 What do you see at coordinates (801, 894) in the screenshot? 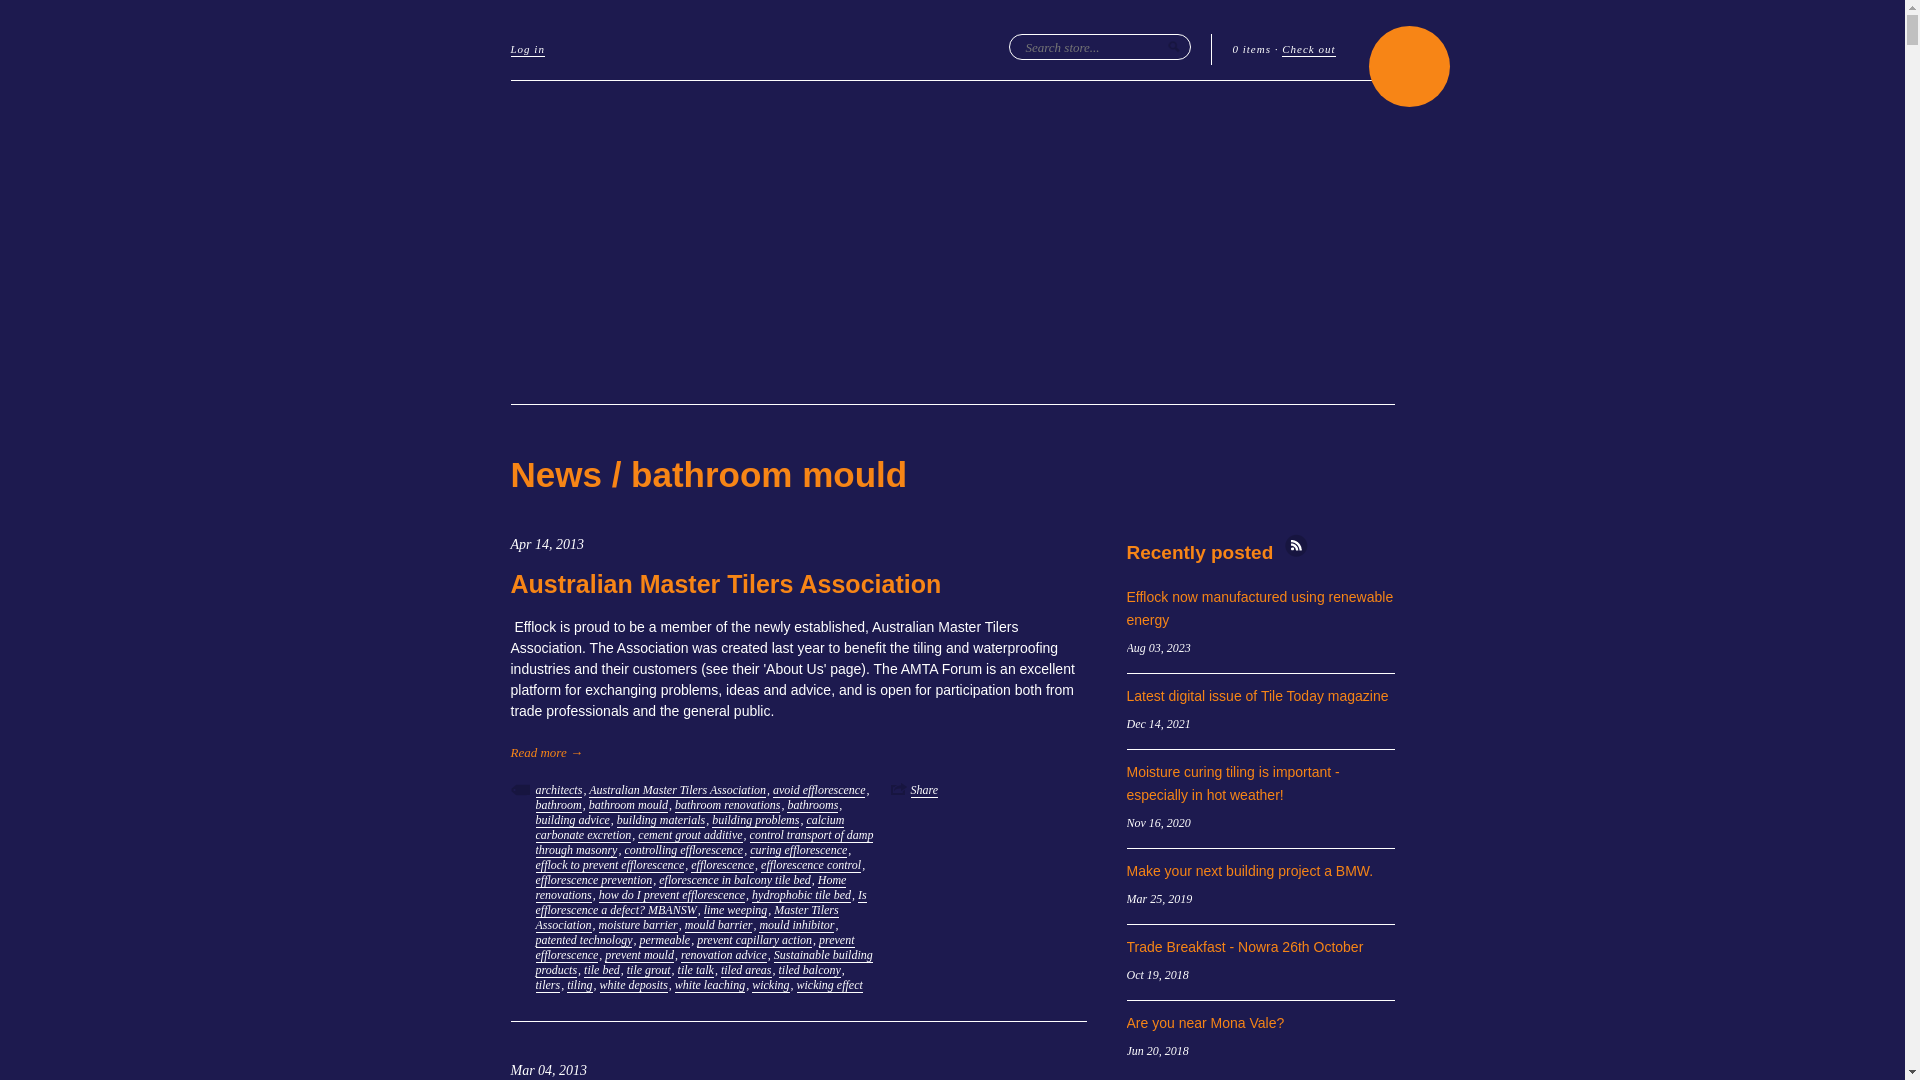
I see `'hydrophobic tile bed'` at bounding box center [801, 894].